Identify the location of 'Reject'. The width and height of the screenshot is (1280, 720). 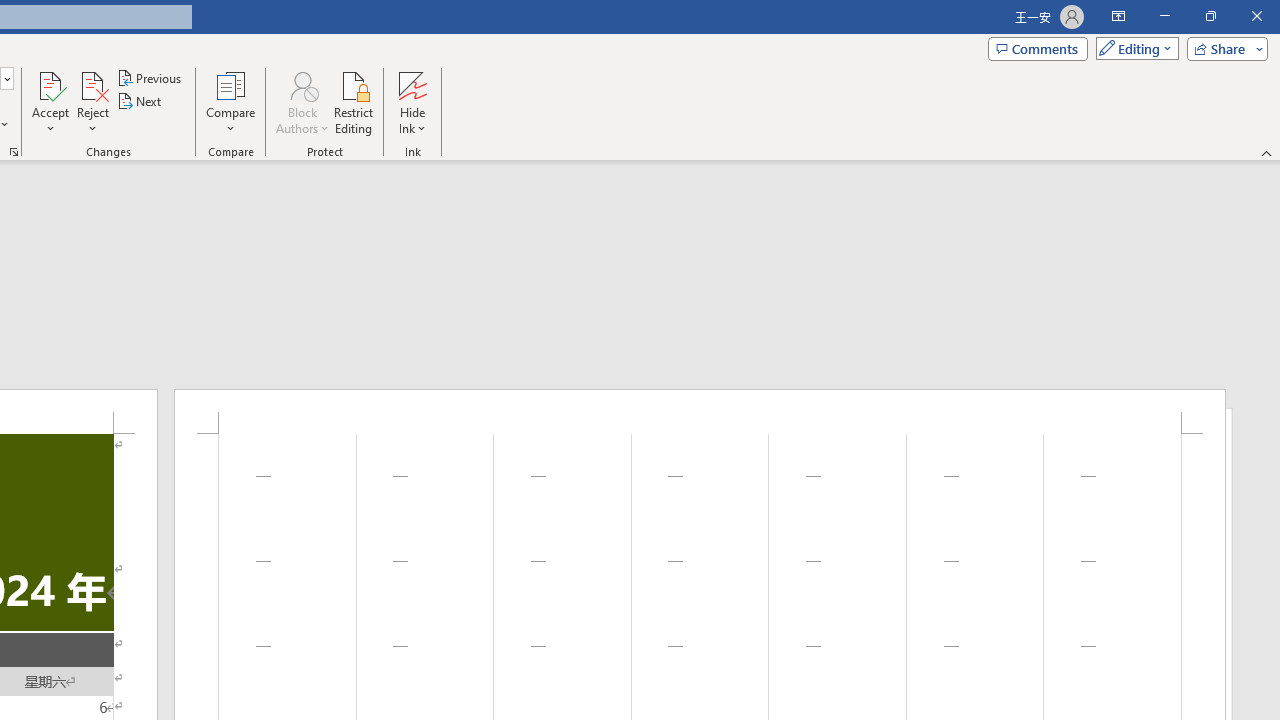
(91, 103).